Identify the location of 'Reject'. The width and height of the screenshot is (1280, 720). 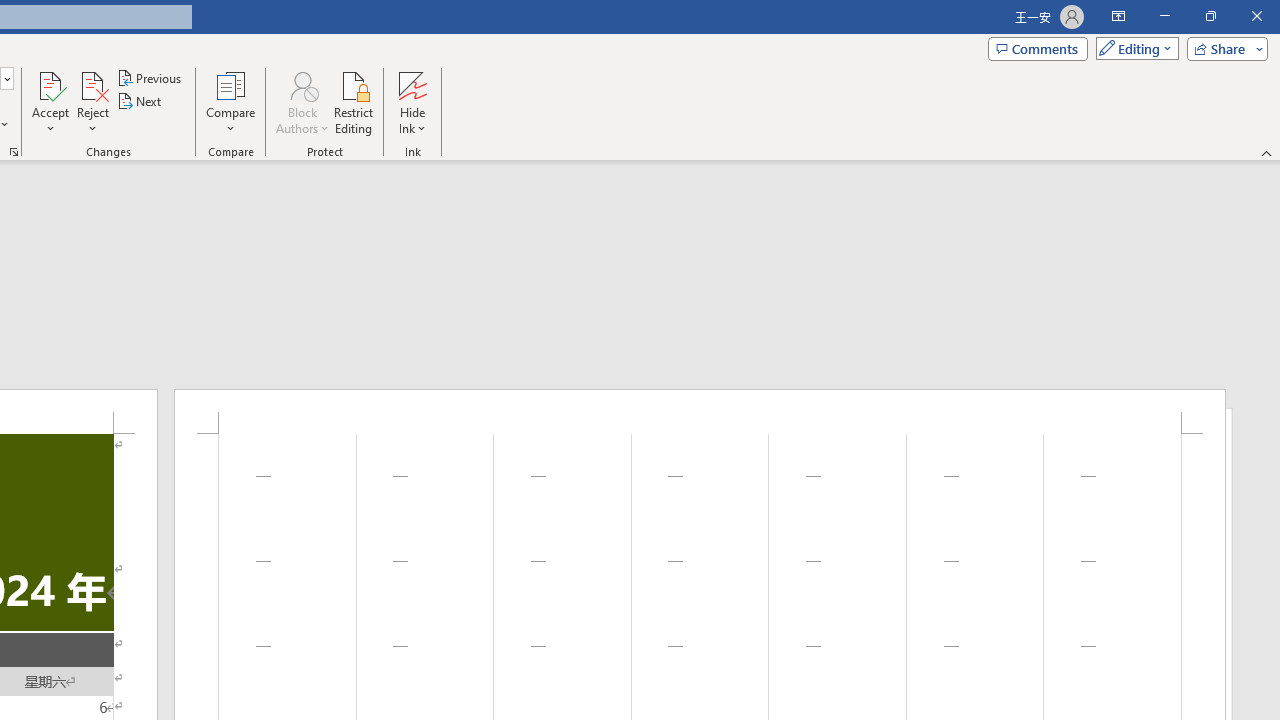
(91, 103).